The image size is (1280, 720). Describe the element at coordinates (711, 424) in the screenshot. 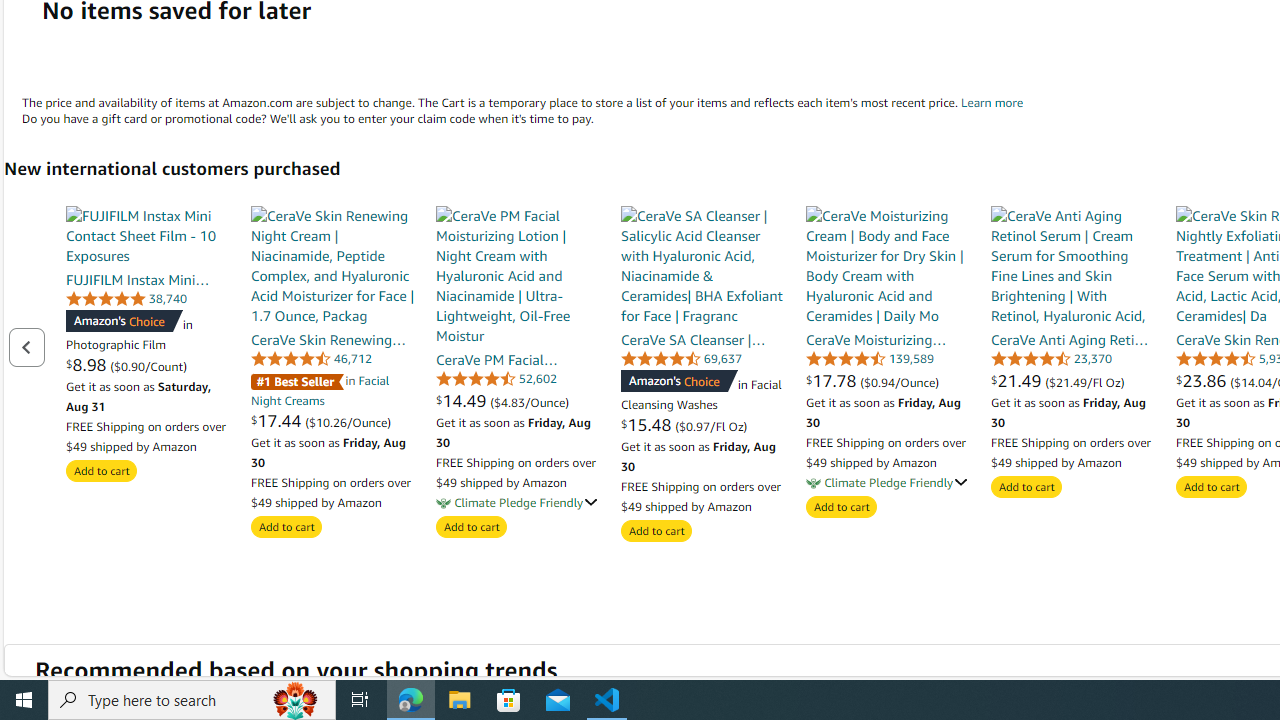

I see `'($0.97/Fl Oz)'` at that location.